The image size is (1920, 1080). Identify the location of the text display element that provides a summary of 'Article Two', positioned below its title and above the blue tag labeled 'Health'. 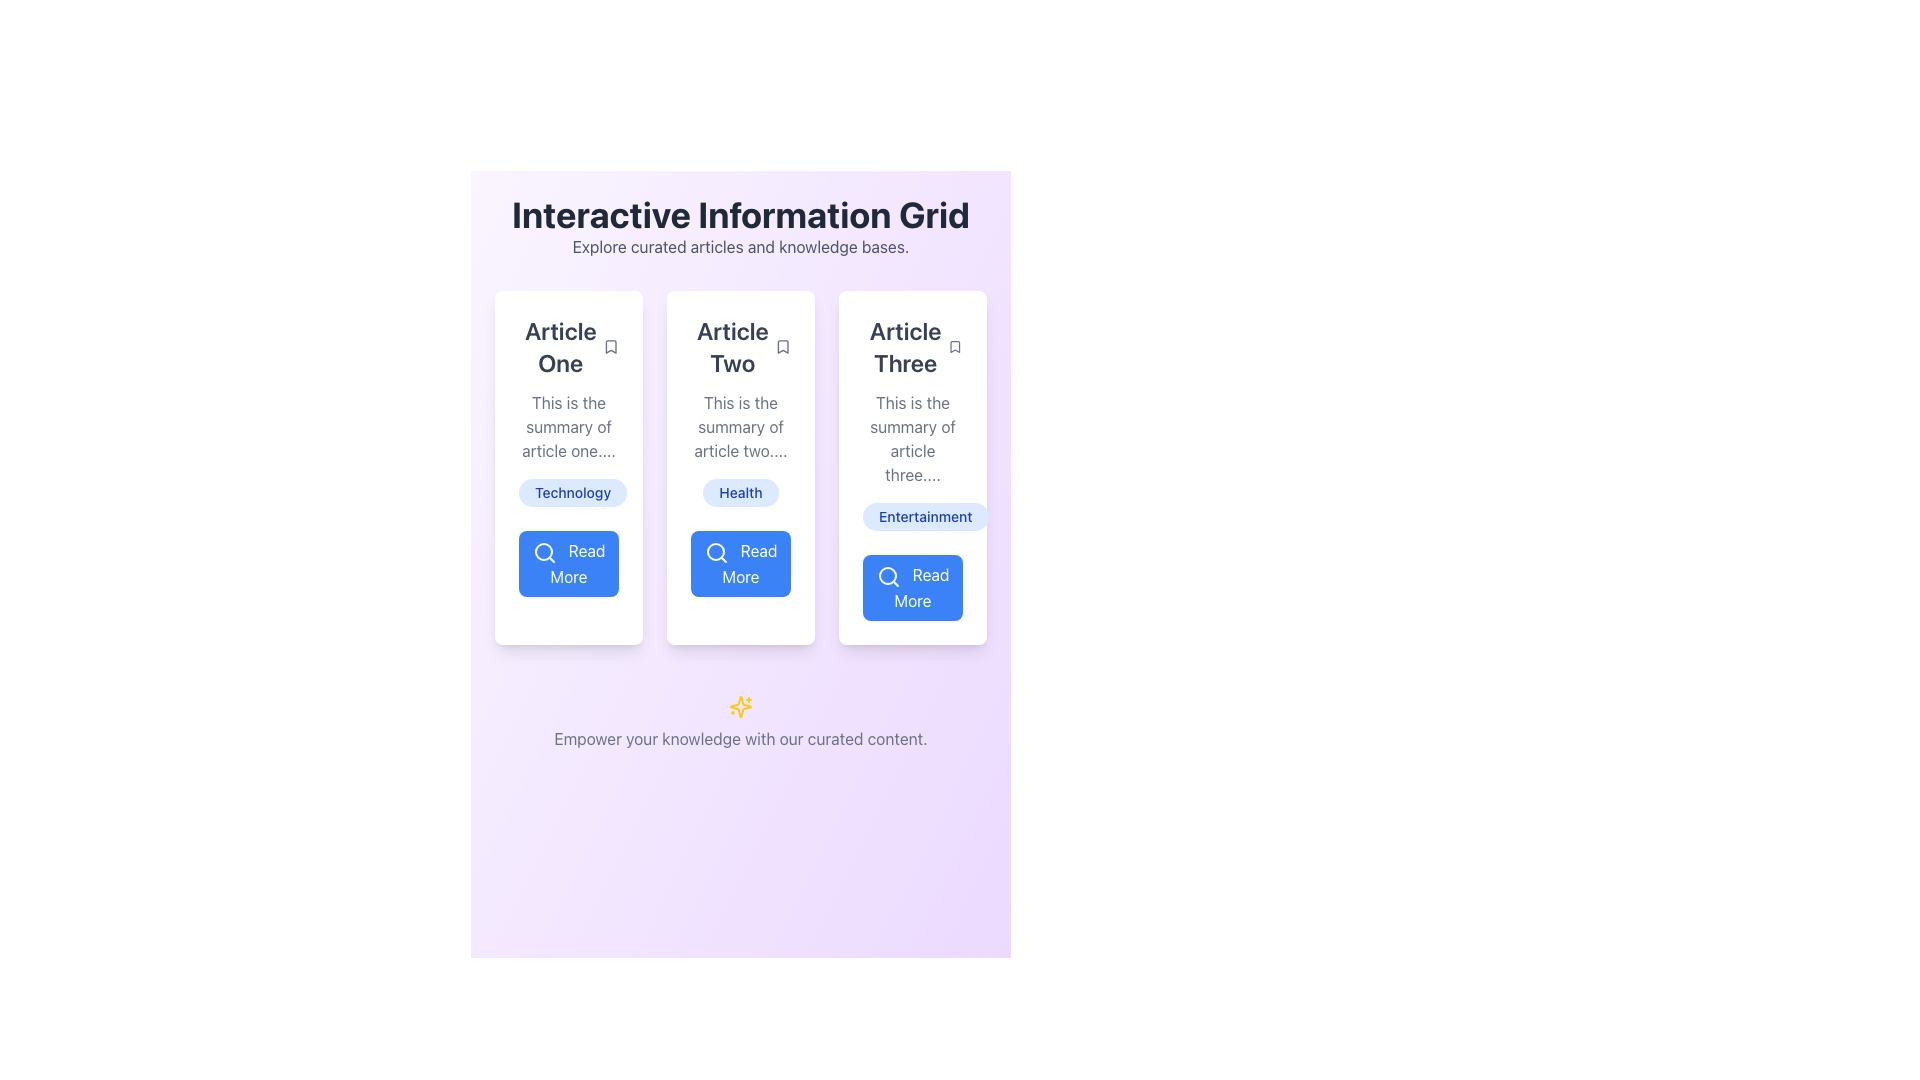
(739, 426).